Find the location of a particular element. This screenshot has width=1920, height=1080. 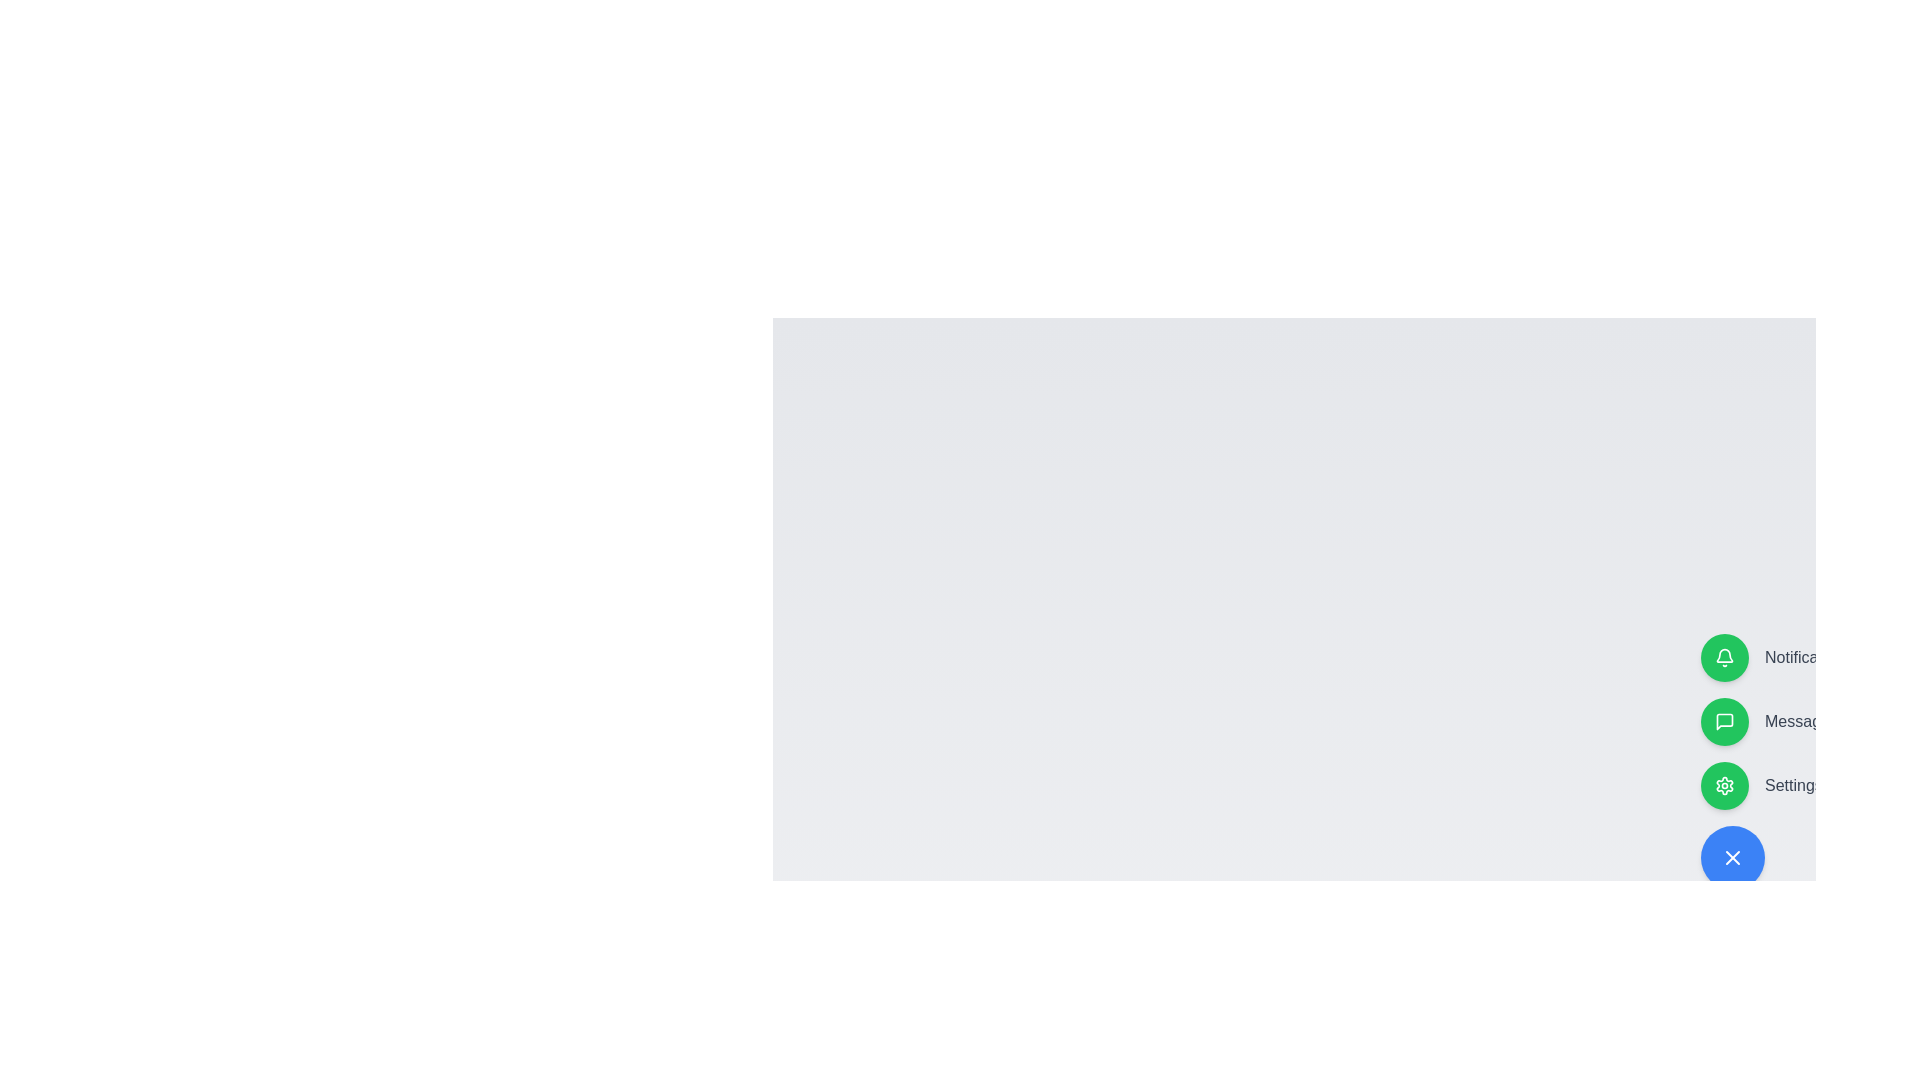

the button associated with the label Notifications is located at coordinates (1723, 658).